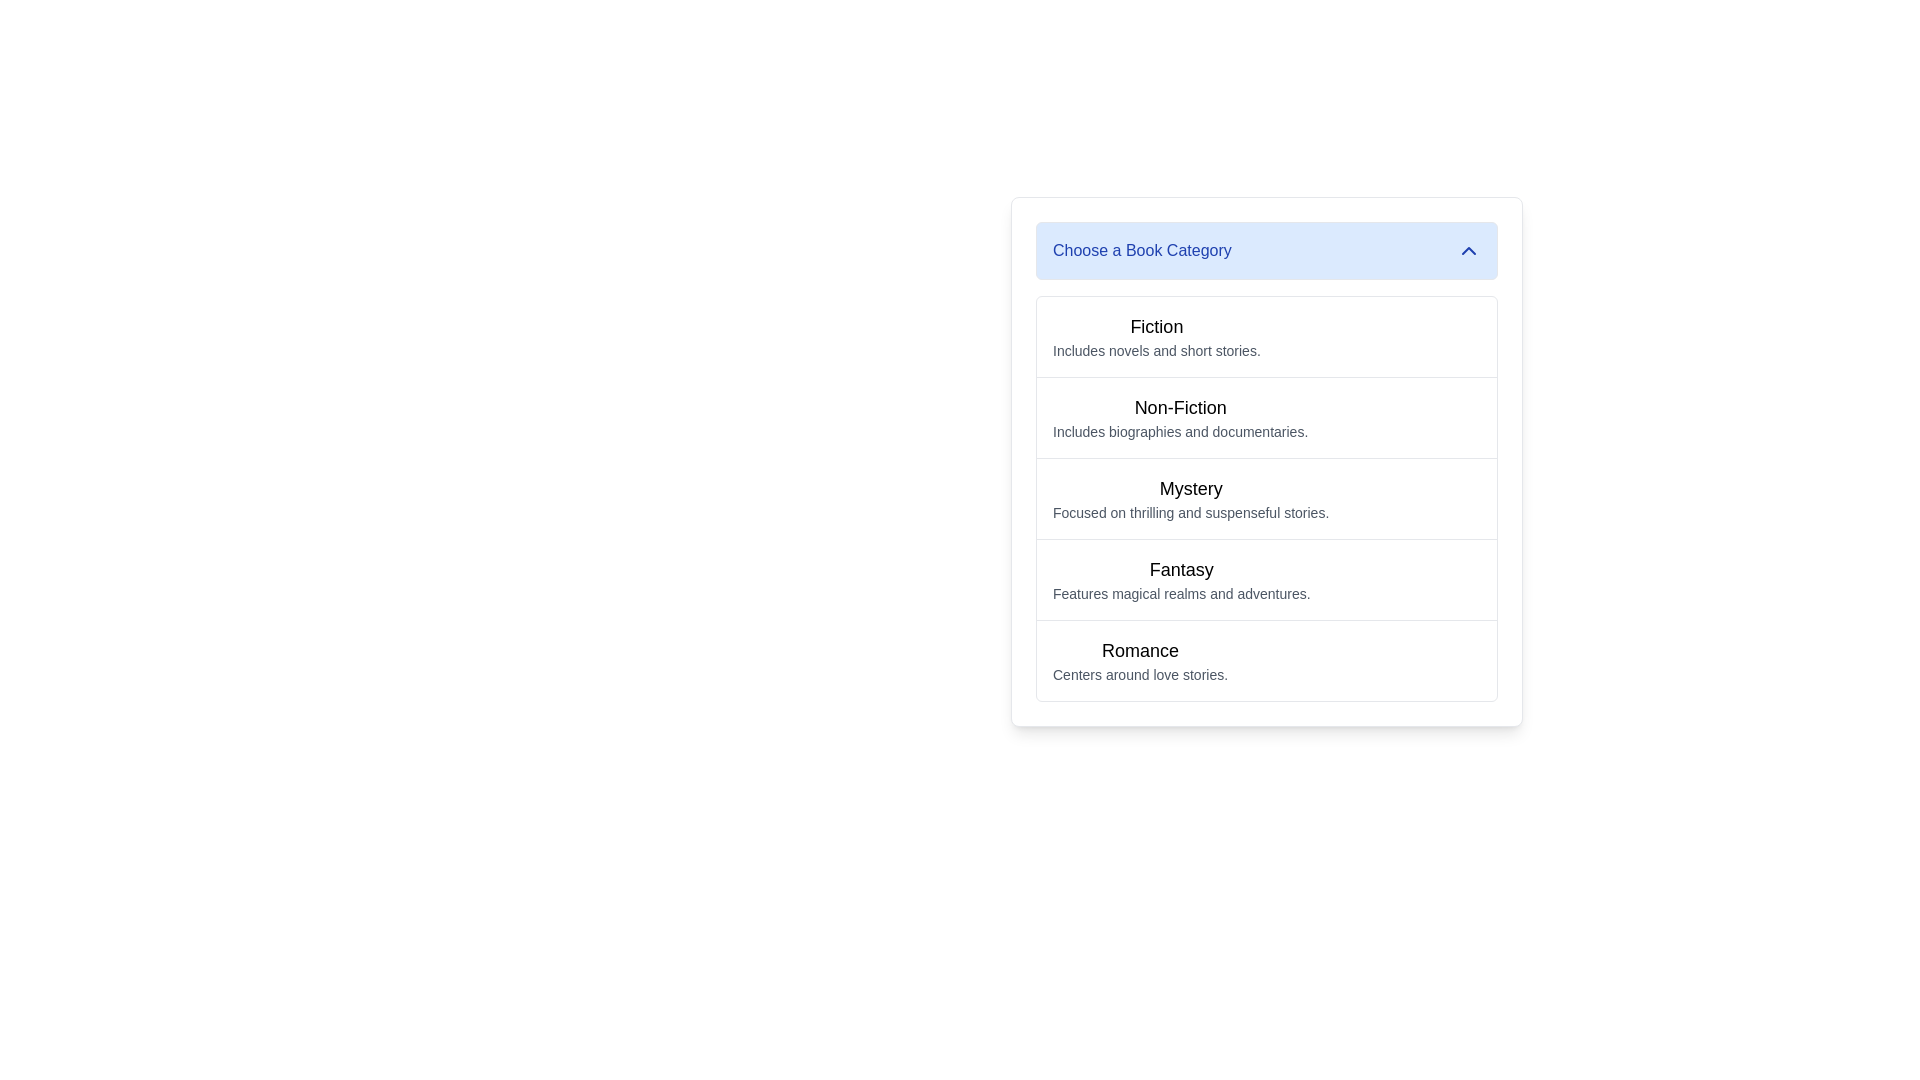  Describe the element at coordinates (1468, 249) in the screenshot. I see `the chevron icon located at the upper-right corner of the 'Choose a Book Category' header` at that location.